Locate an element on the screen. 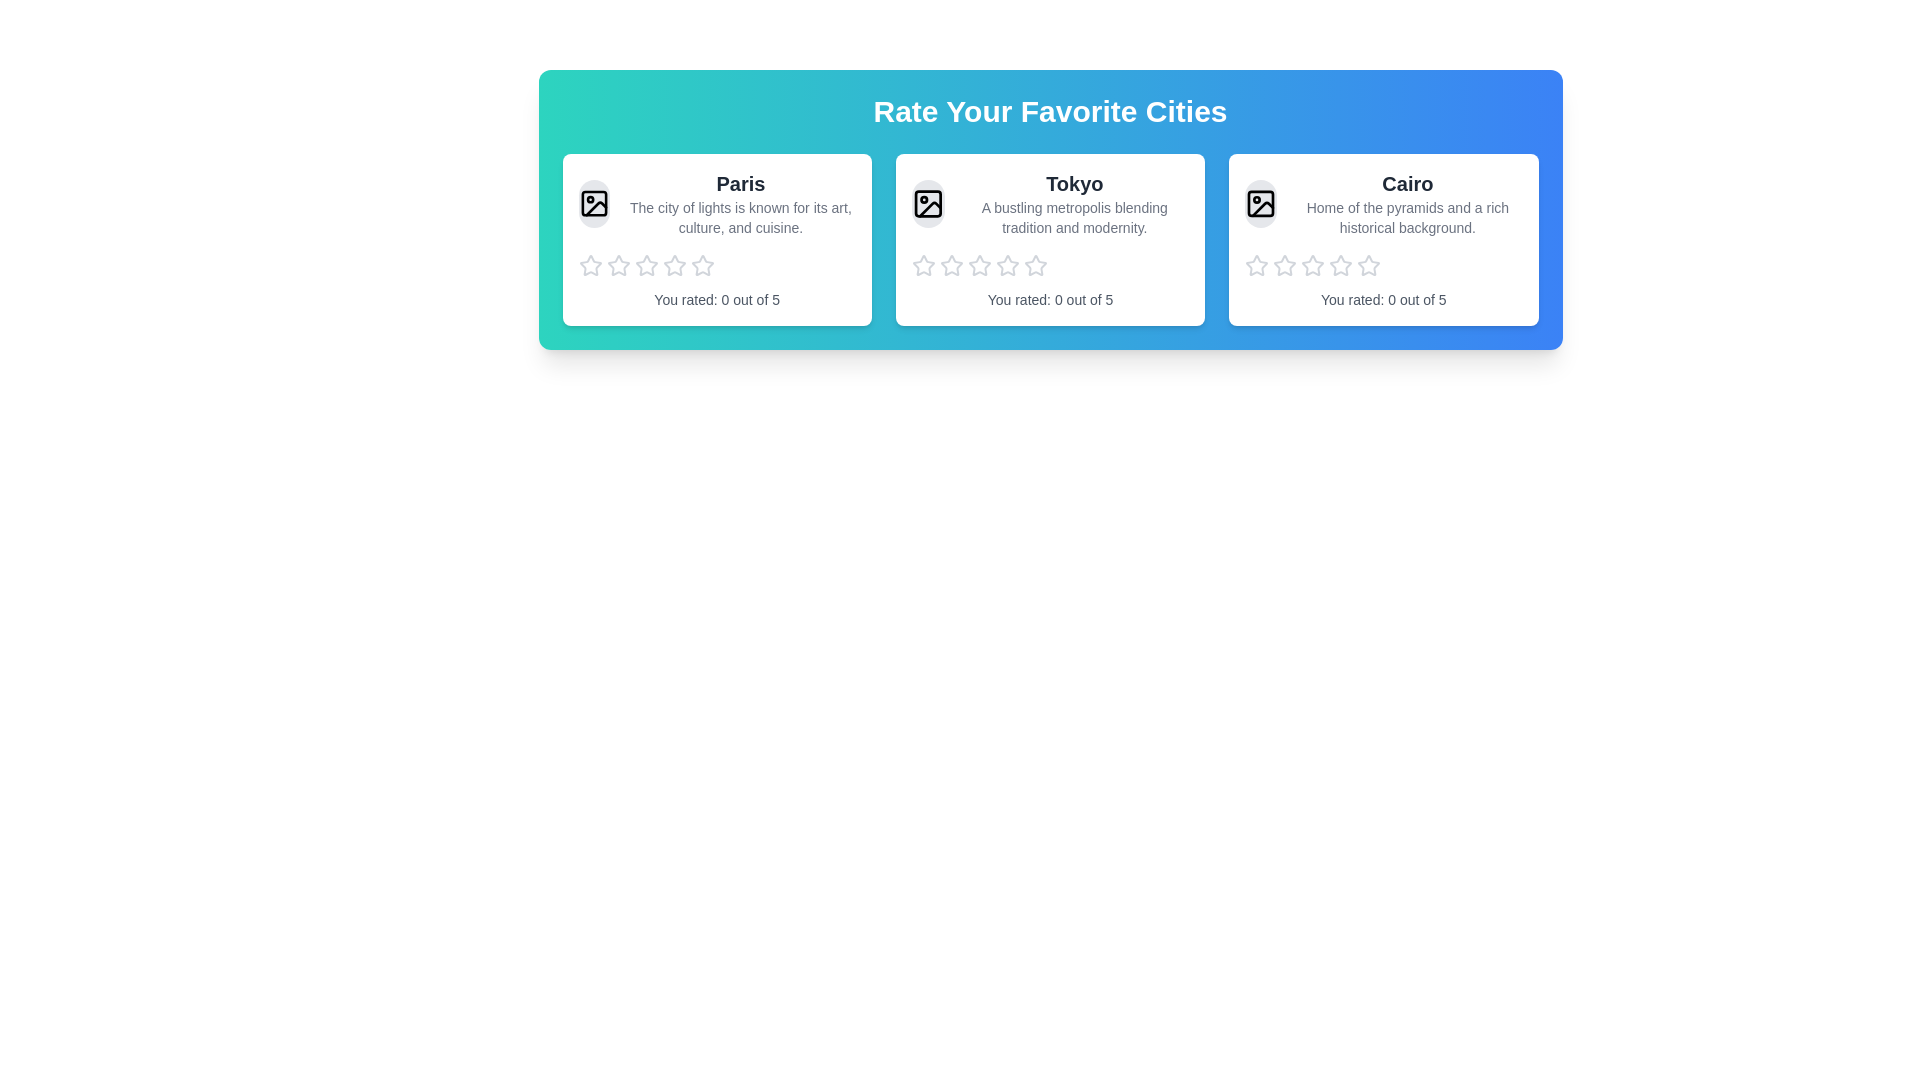 This screenshot has height=1080, width=1920. heading text 'Tokyo' displayed in a bold and large font, which is centered within the second card layout is located at coordinates (1073, 184).